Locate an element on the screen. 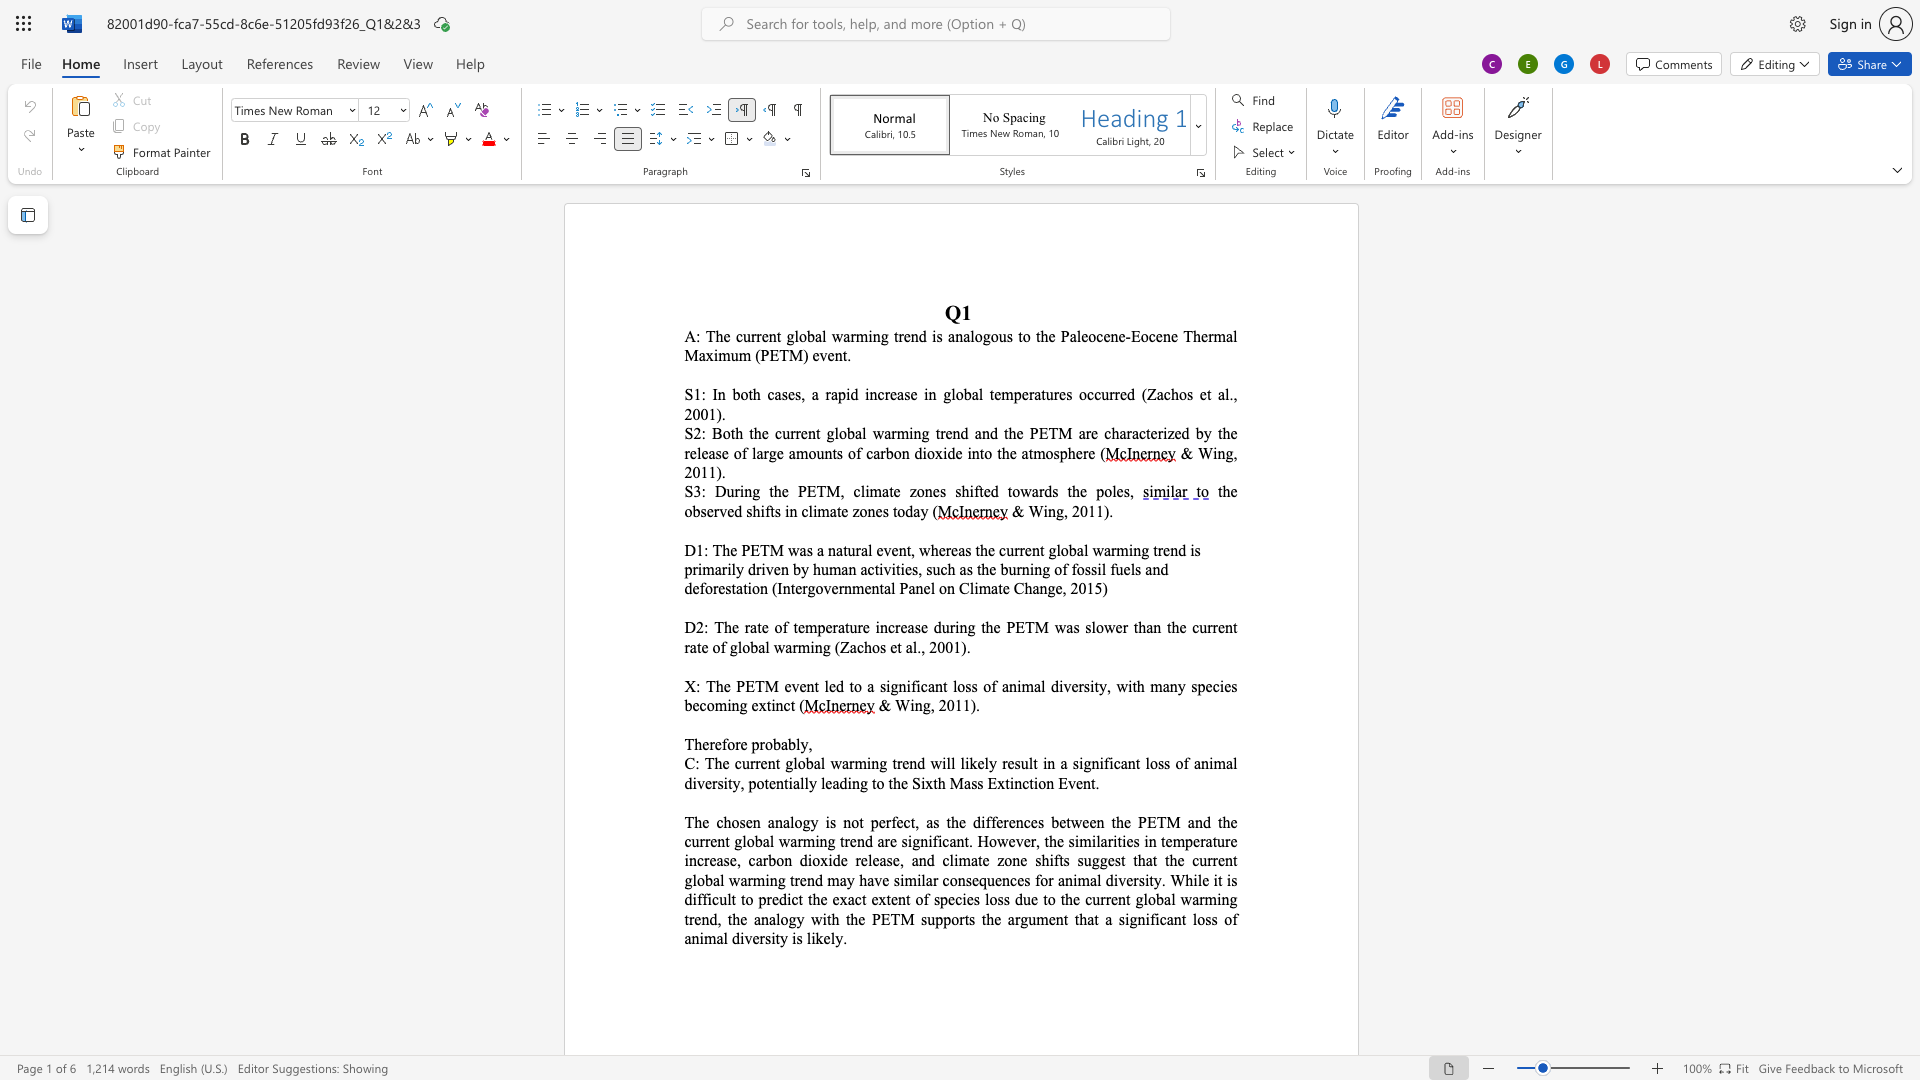  the 1th character "T" in the text is located at coordinates (821, 491).